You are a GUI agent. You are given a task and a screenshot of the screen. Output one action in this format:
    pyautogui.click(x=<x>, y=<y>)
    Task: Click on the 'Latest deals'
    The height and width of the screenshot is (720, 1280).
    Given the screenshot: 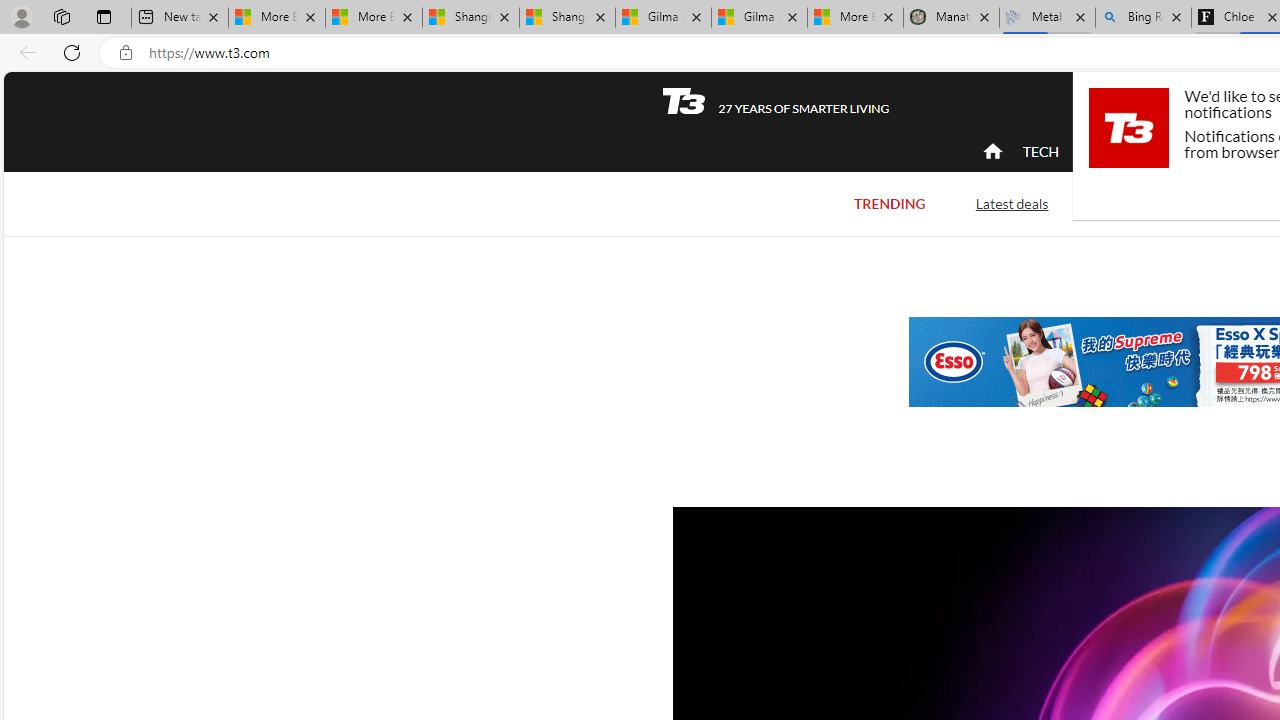 What is the action you would take?
    pyautogui.click(x=1011, y=203)
    